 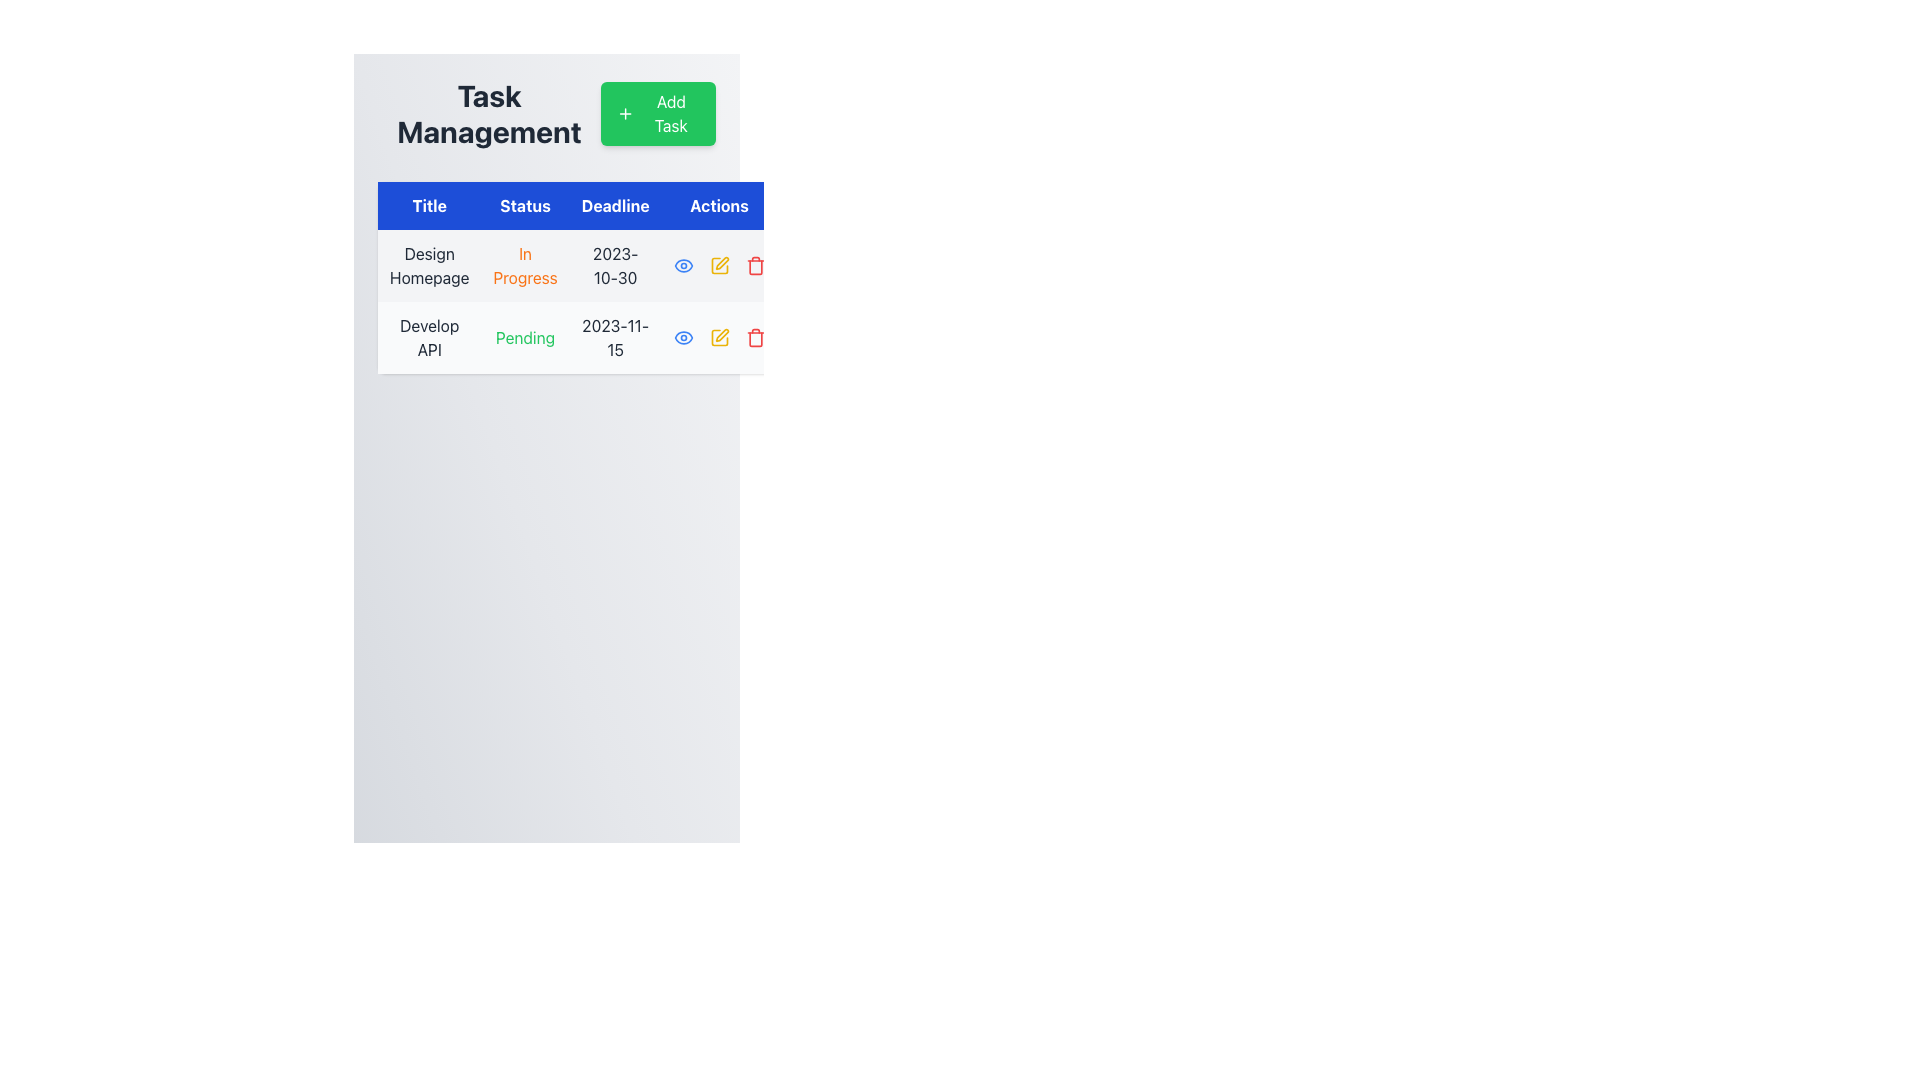 I want to click on the bold, large-sized text reading 'Task Management' located at the top-left of the interface, which serves as the page header, so click(x=489, y=114).